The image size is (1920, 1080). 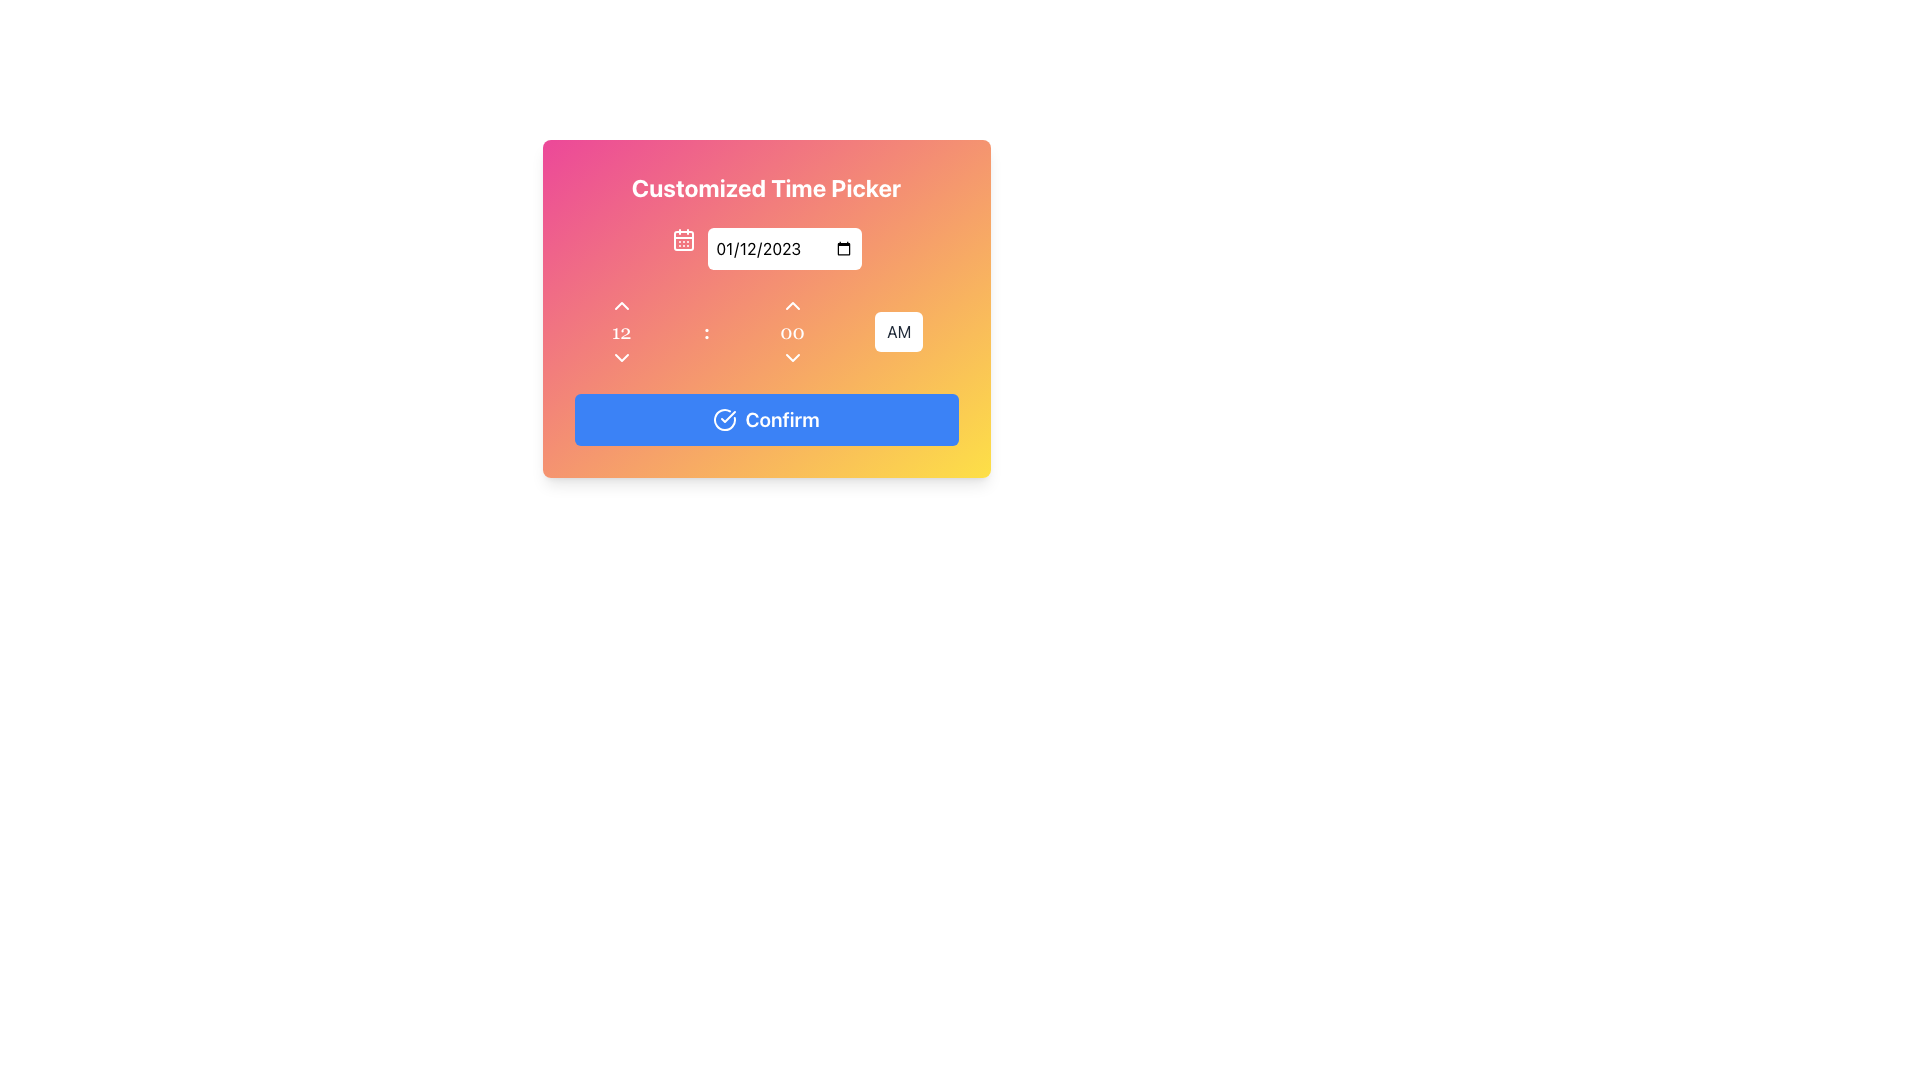 I want to click on the 'AM' toggle button with a white background and black text to switch between AM and PM, so click(x=898, y=330).